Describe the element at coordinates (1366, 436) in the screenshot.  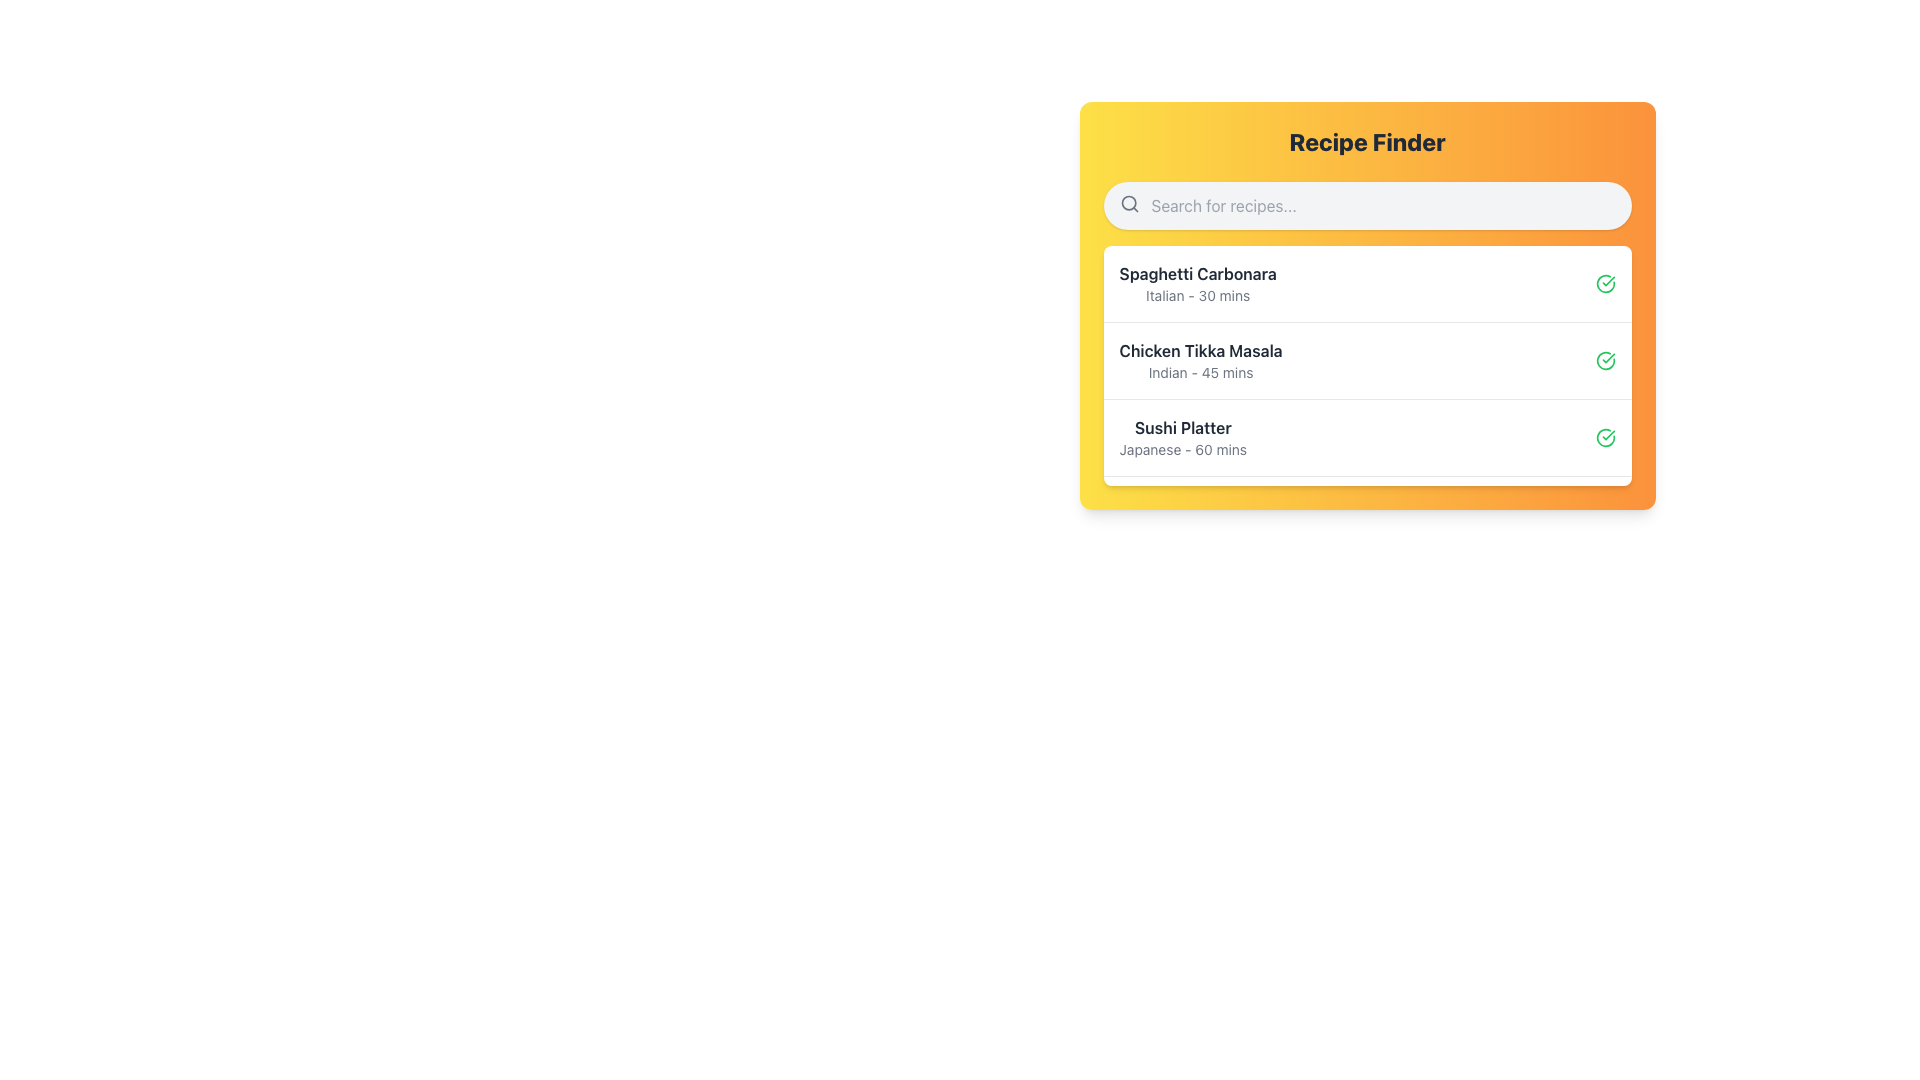
I see `the third food dish option in the 'Recipe Finder' menu, which is located between 'Chicken Tikka Masala' and 'French Onion Soup'` at that location.